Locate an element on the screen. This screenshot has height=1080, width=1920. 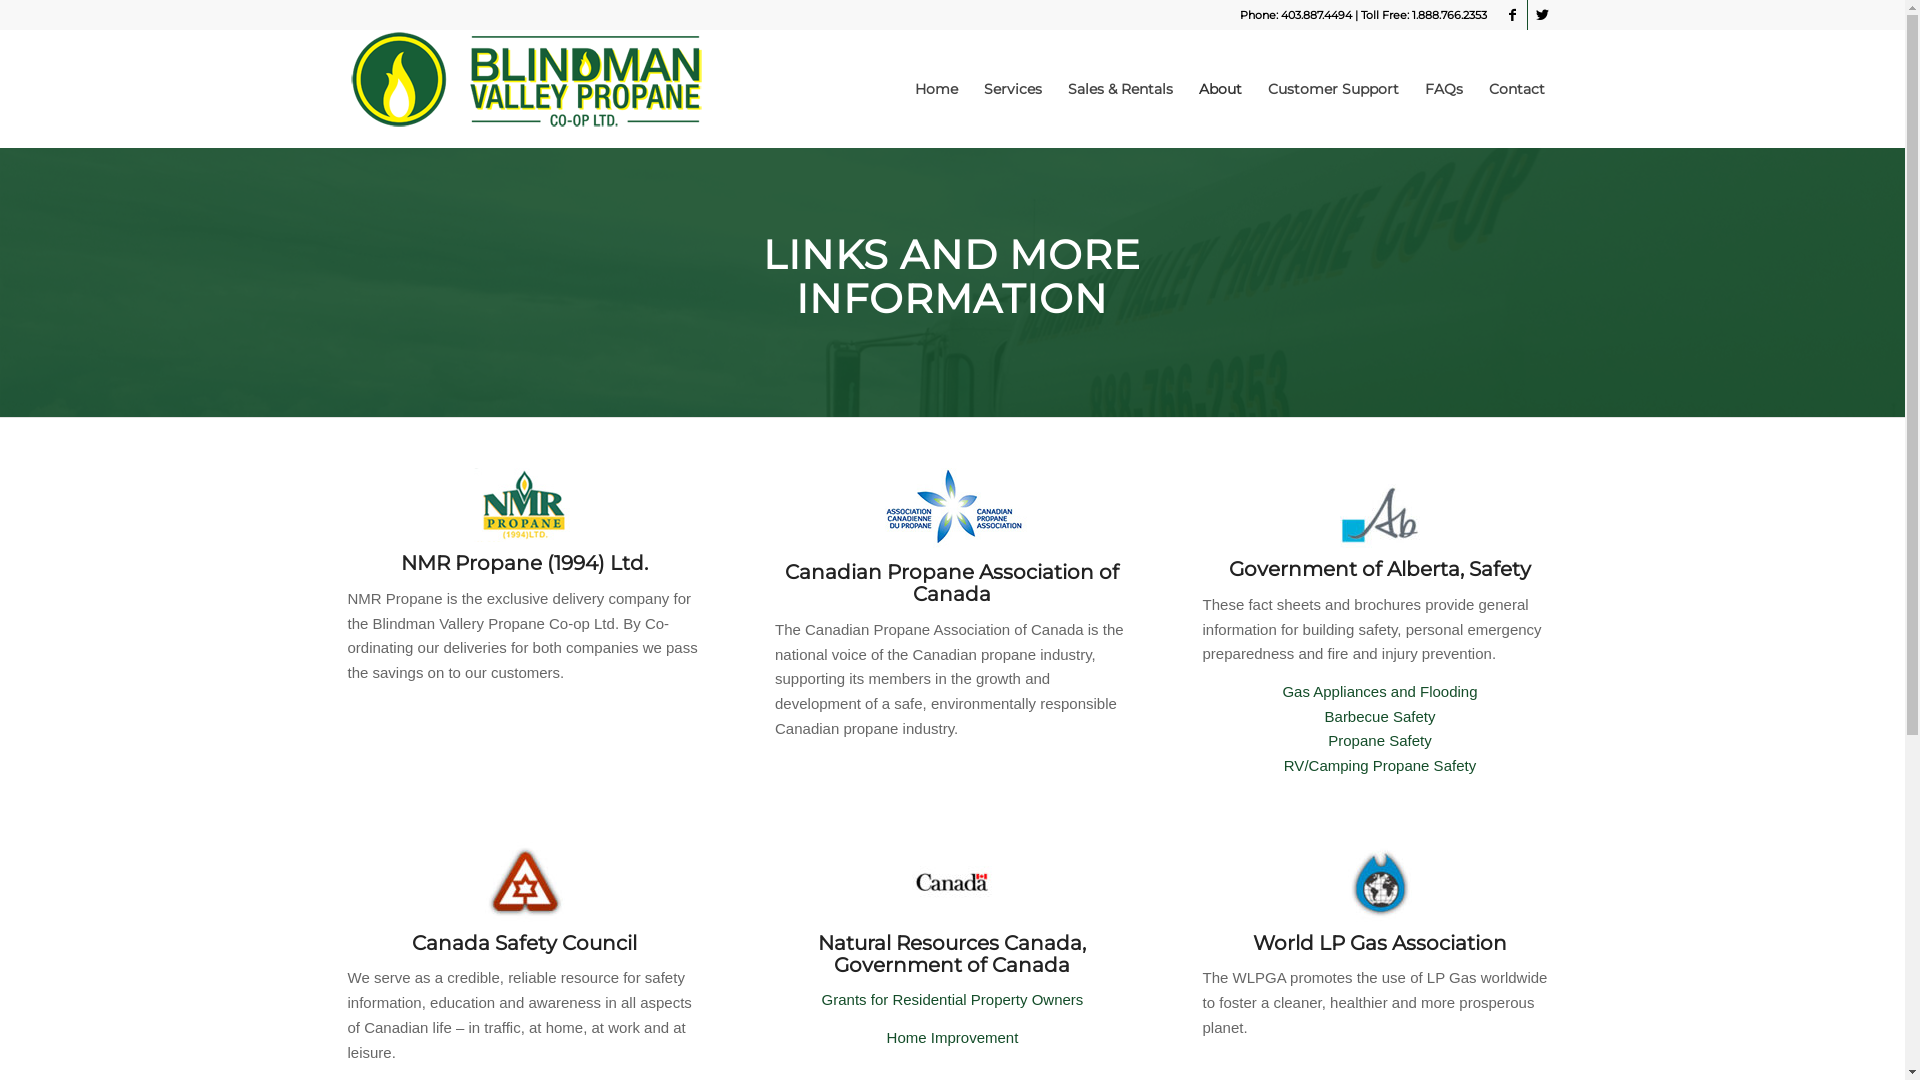
'Grants for Residential Property Owners' is located at coordinates (952, 999).